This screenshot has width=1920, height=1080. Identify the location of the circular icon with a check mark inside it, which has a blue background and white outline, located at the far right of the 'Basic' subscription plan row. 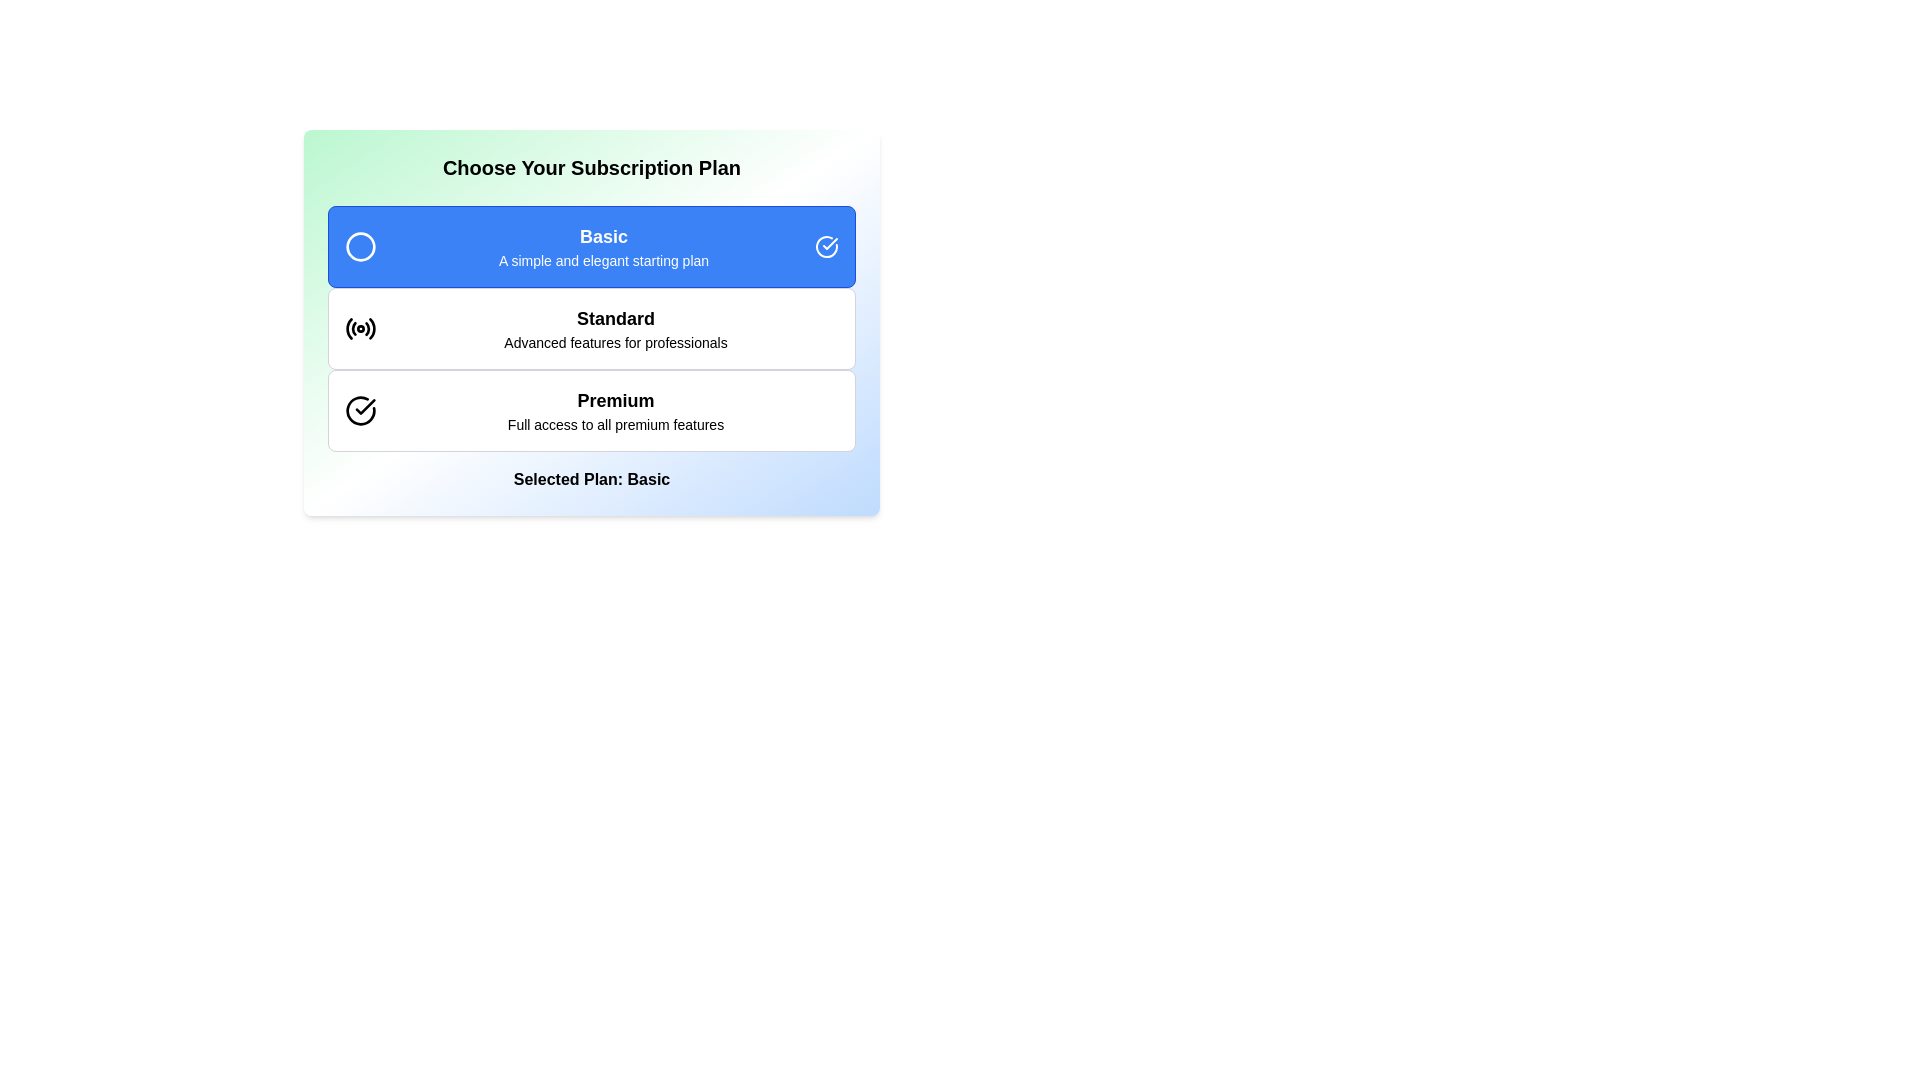
(826, 245).